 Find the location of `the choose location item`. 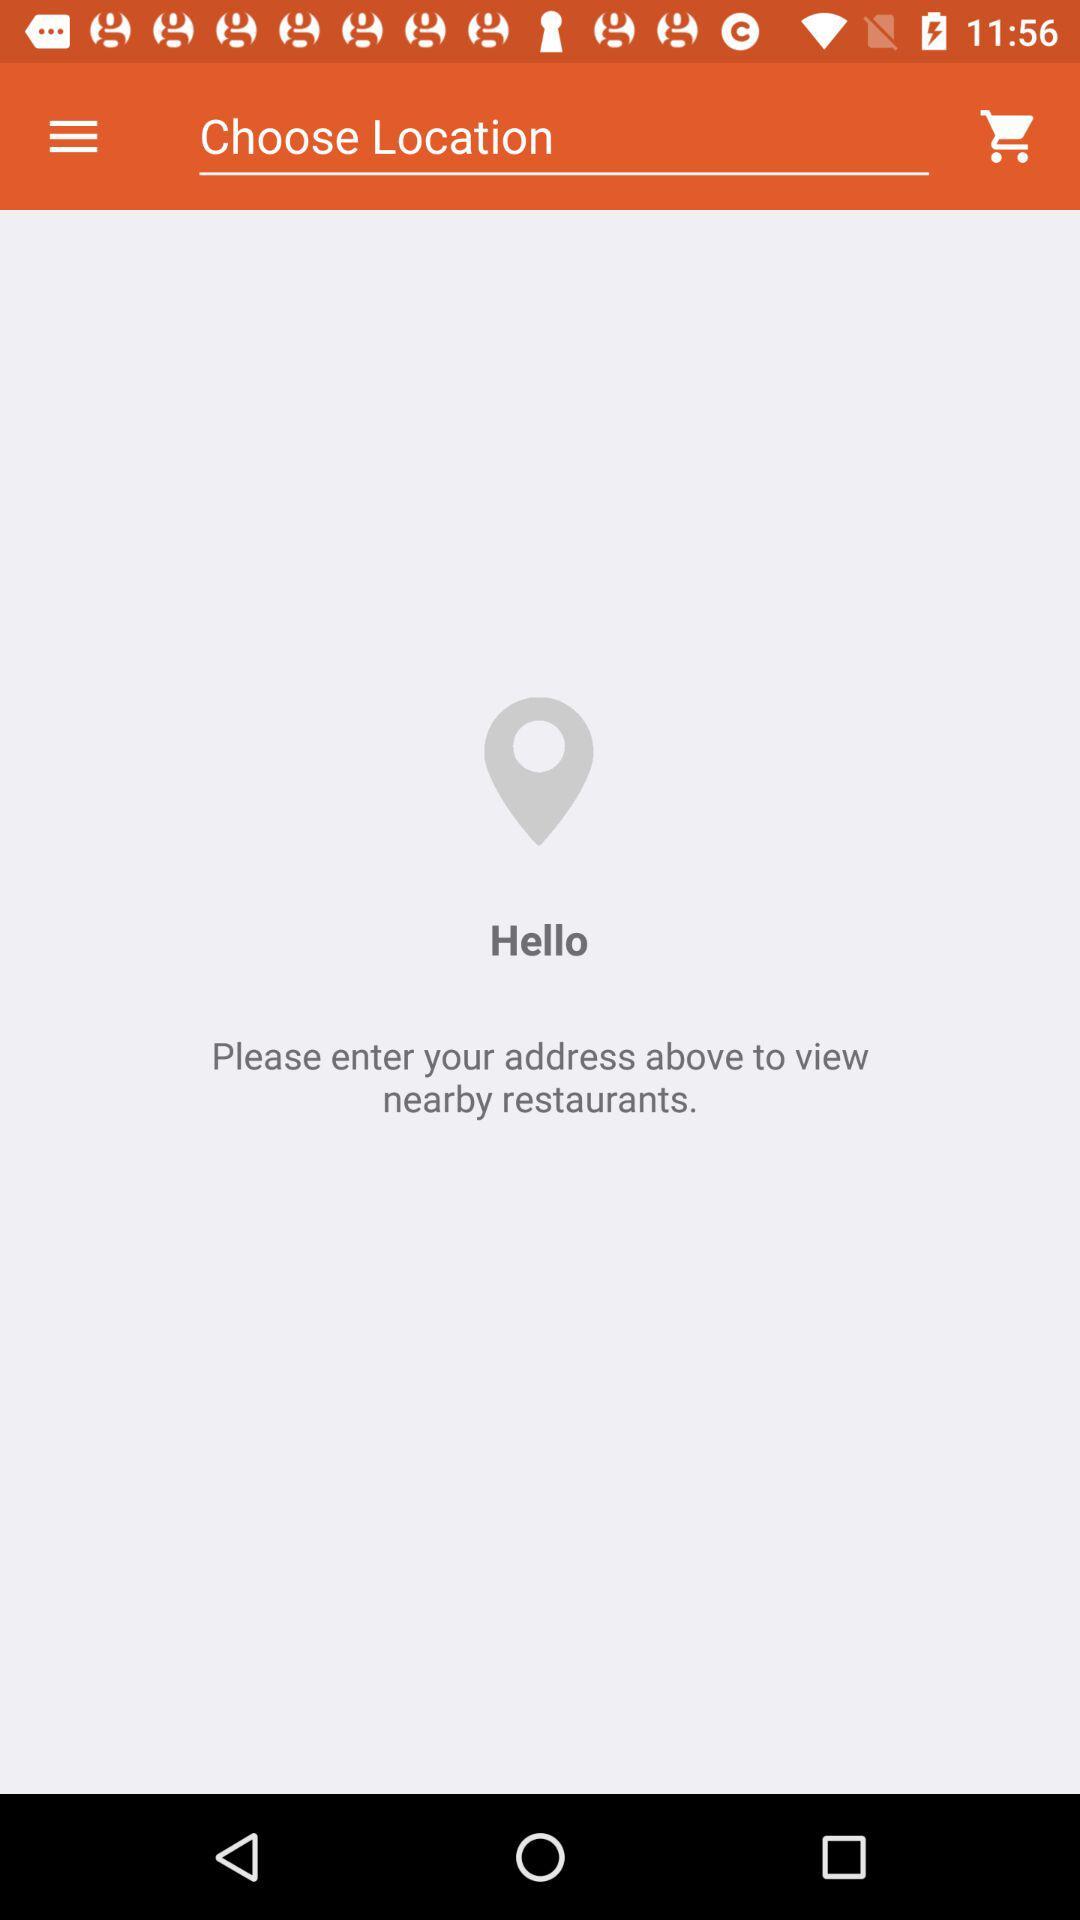

the choose location item is located at coordinates (564, 135).